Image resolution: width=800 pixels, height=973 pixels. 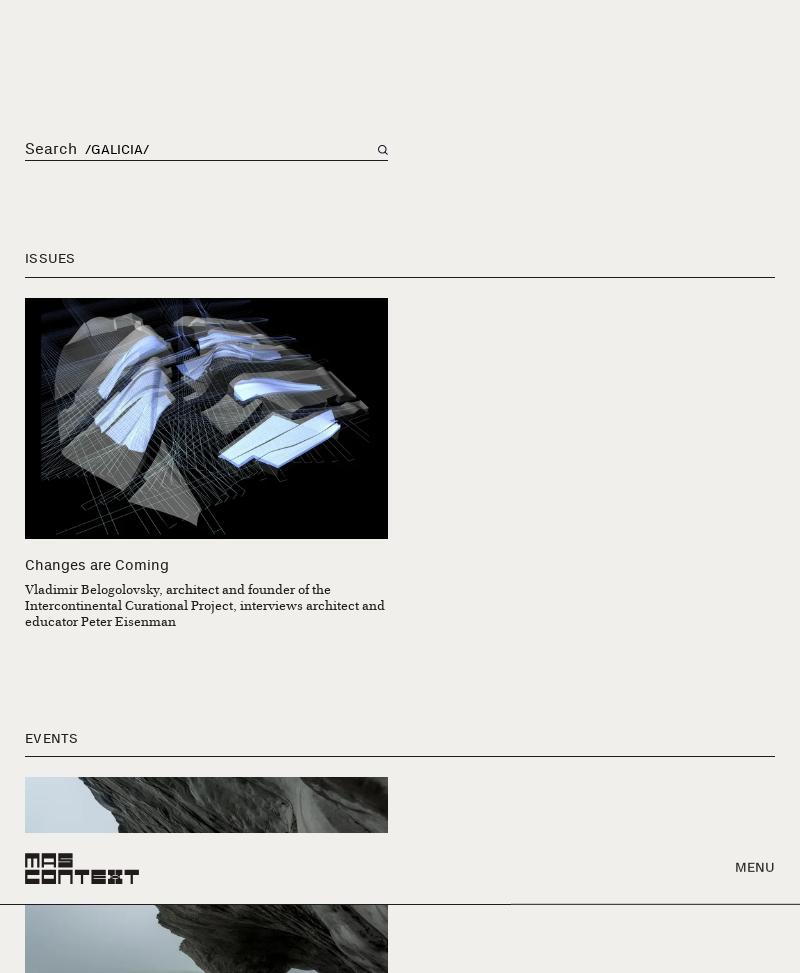 What do you see at coordinates (754, 34) in the screenshot?
I see `'Menu'` at bounding box center [754, 34].